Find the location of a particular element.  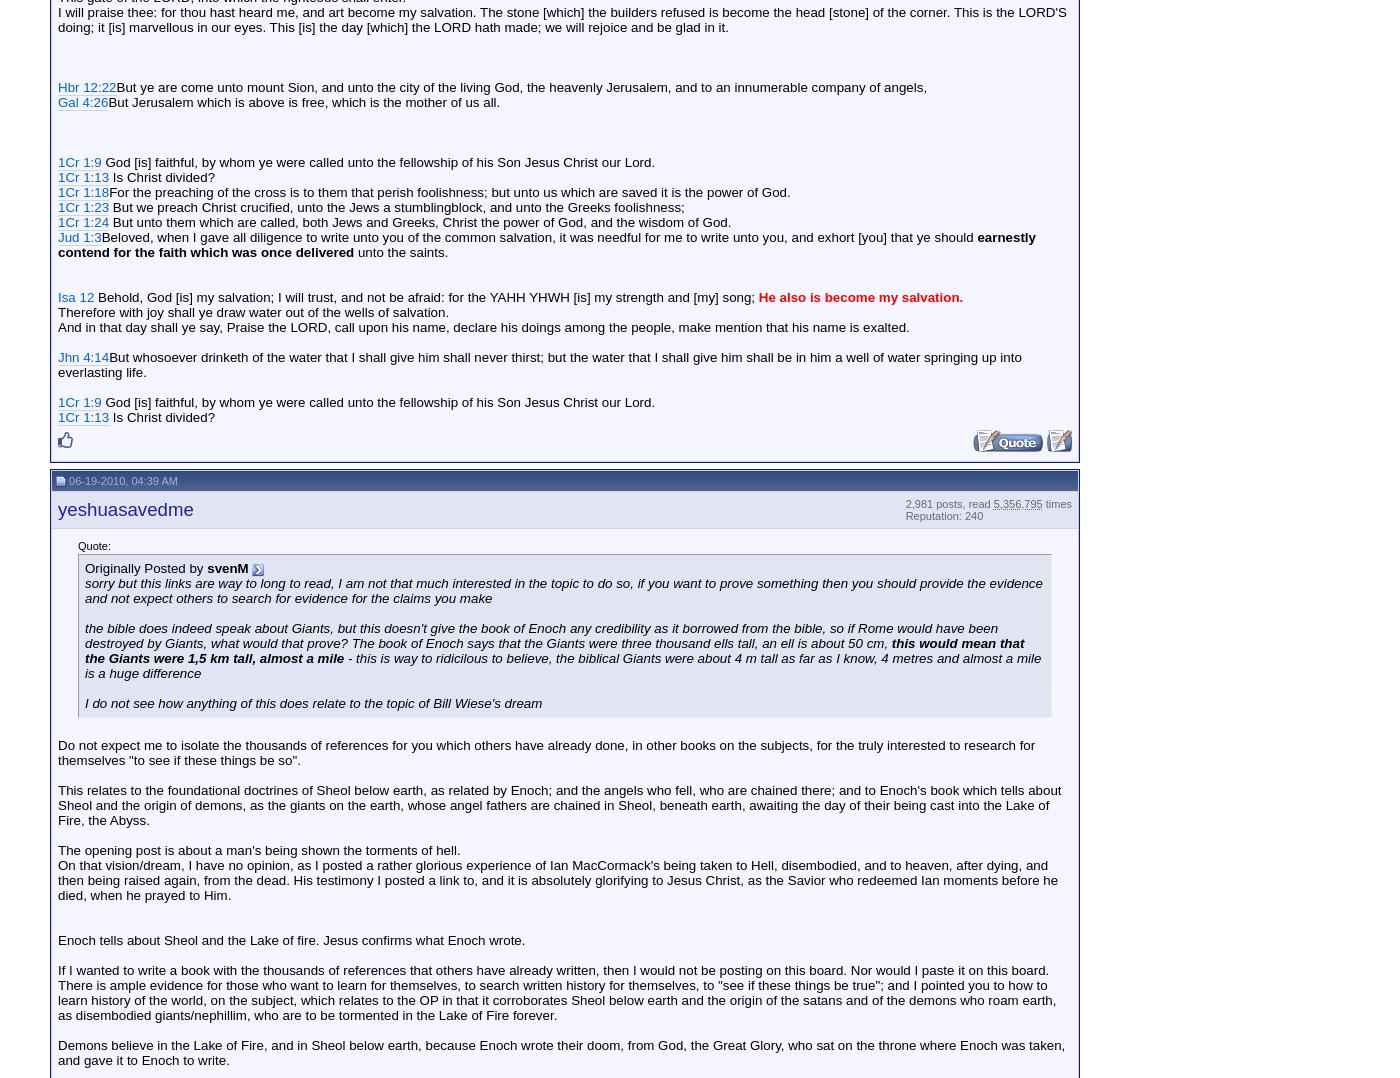

'- this is way to ridicilous to believe, the biblical Giants were about 4 m tall as far as I know, 4 metres and almost a mile is a huge difference' is located at coordinates (84, 665).